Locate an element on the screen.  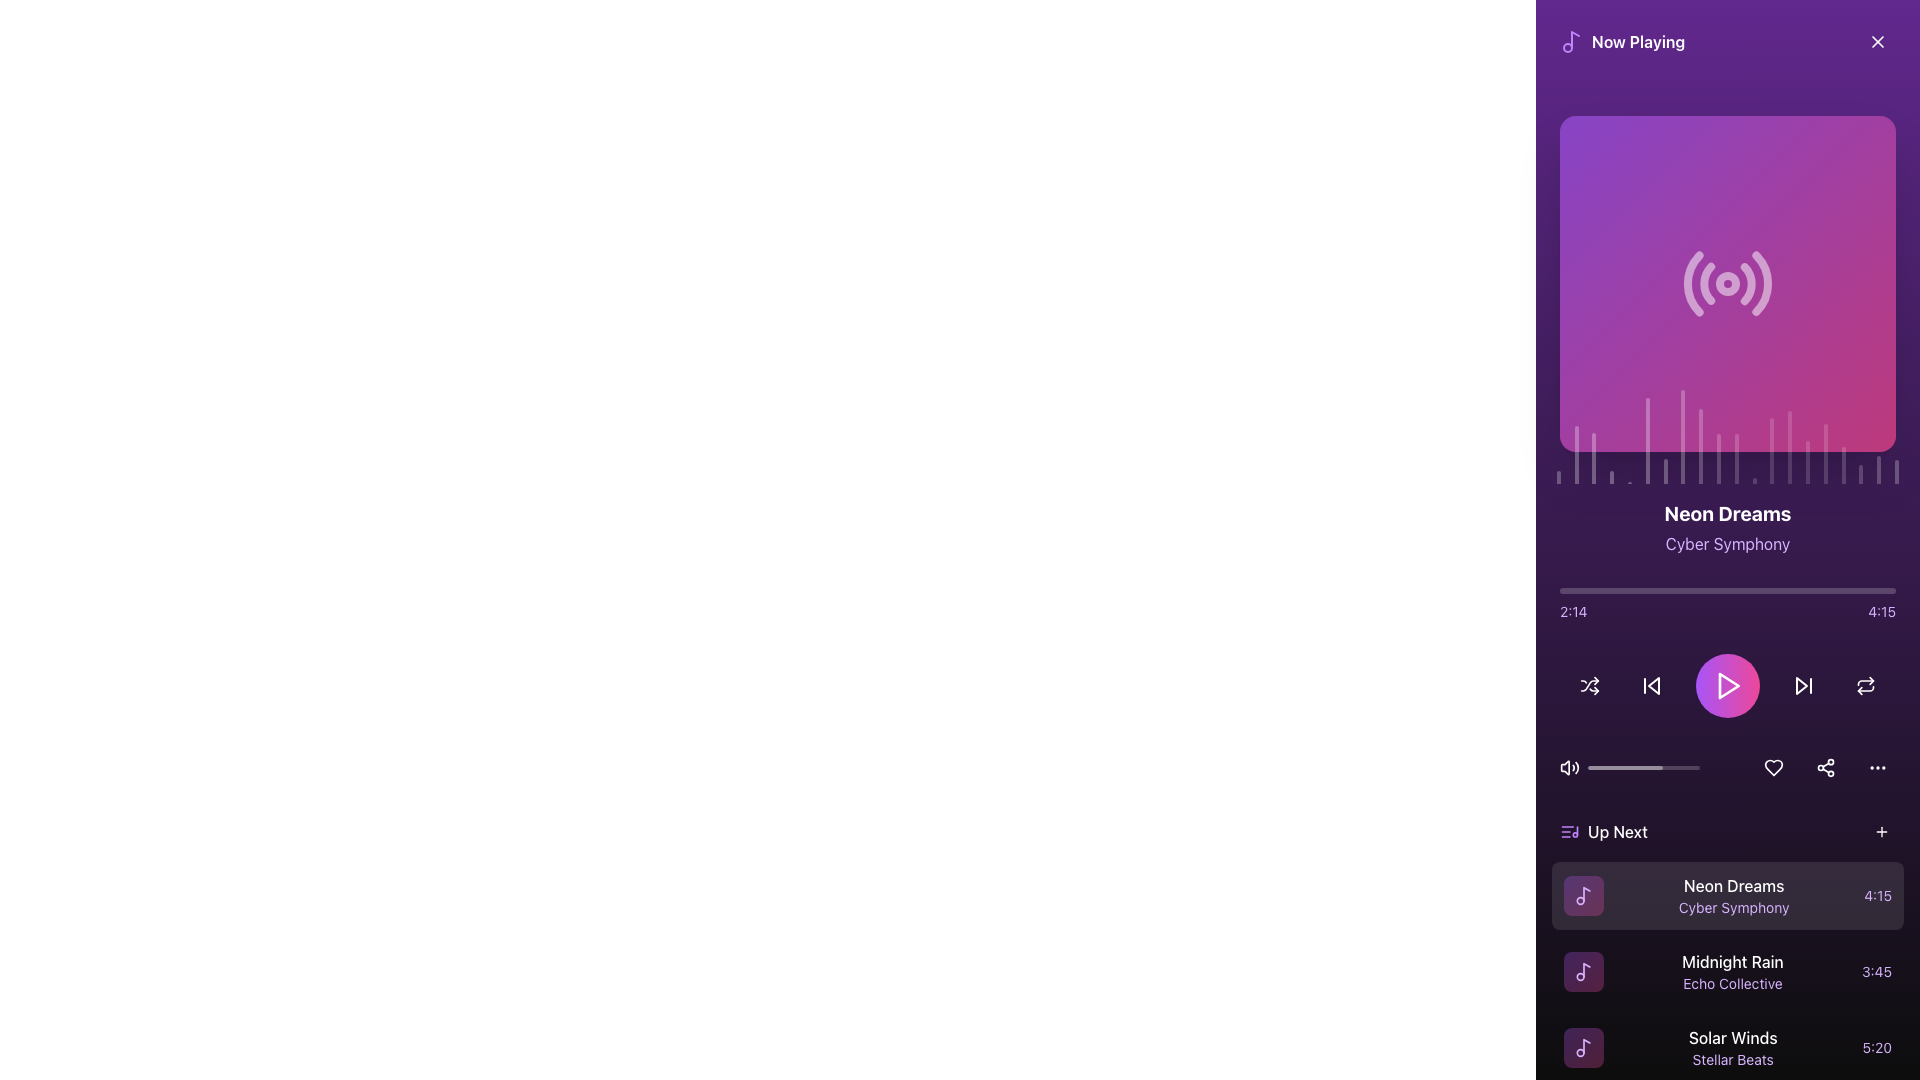
the share button located as the second icon from the left in a group of three at the bottom-right section of the 'Now Playing' panel is located at coordinates (1825, 766).